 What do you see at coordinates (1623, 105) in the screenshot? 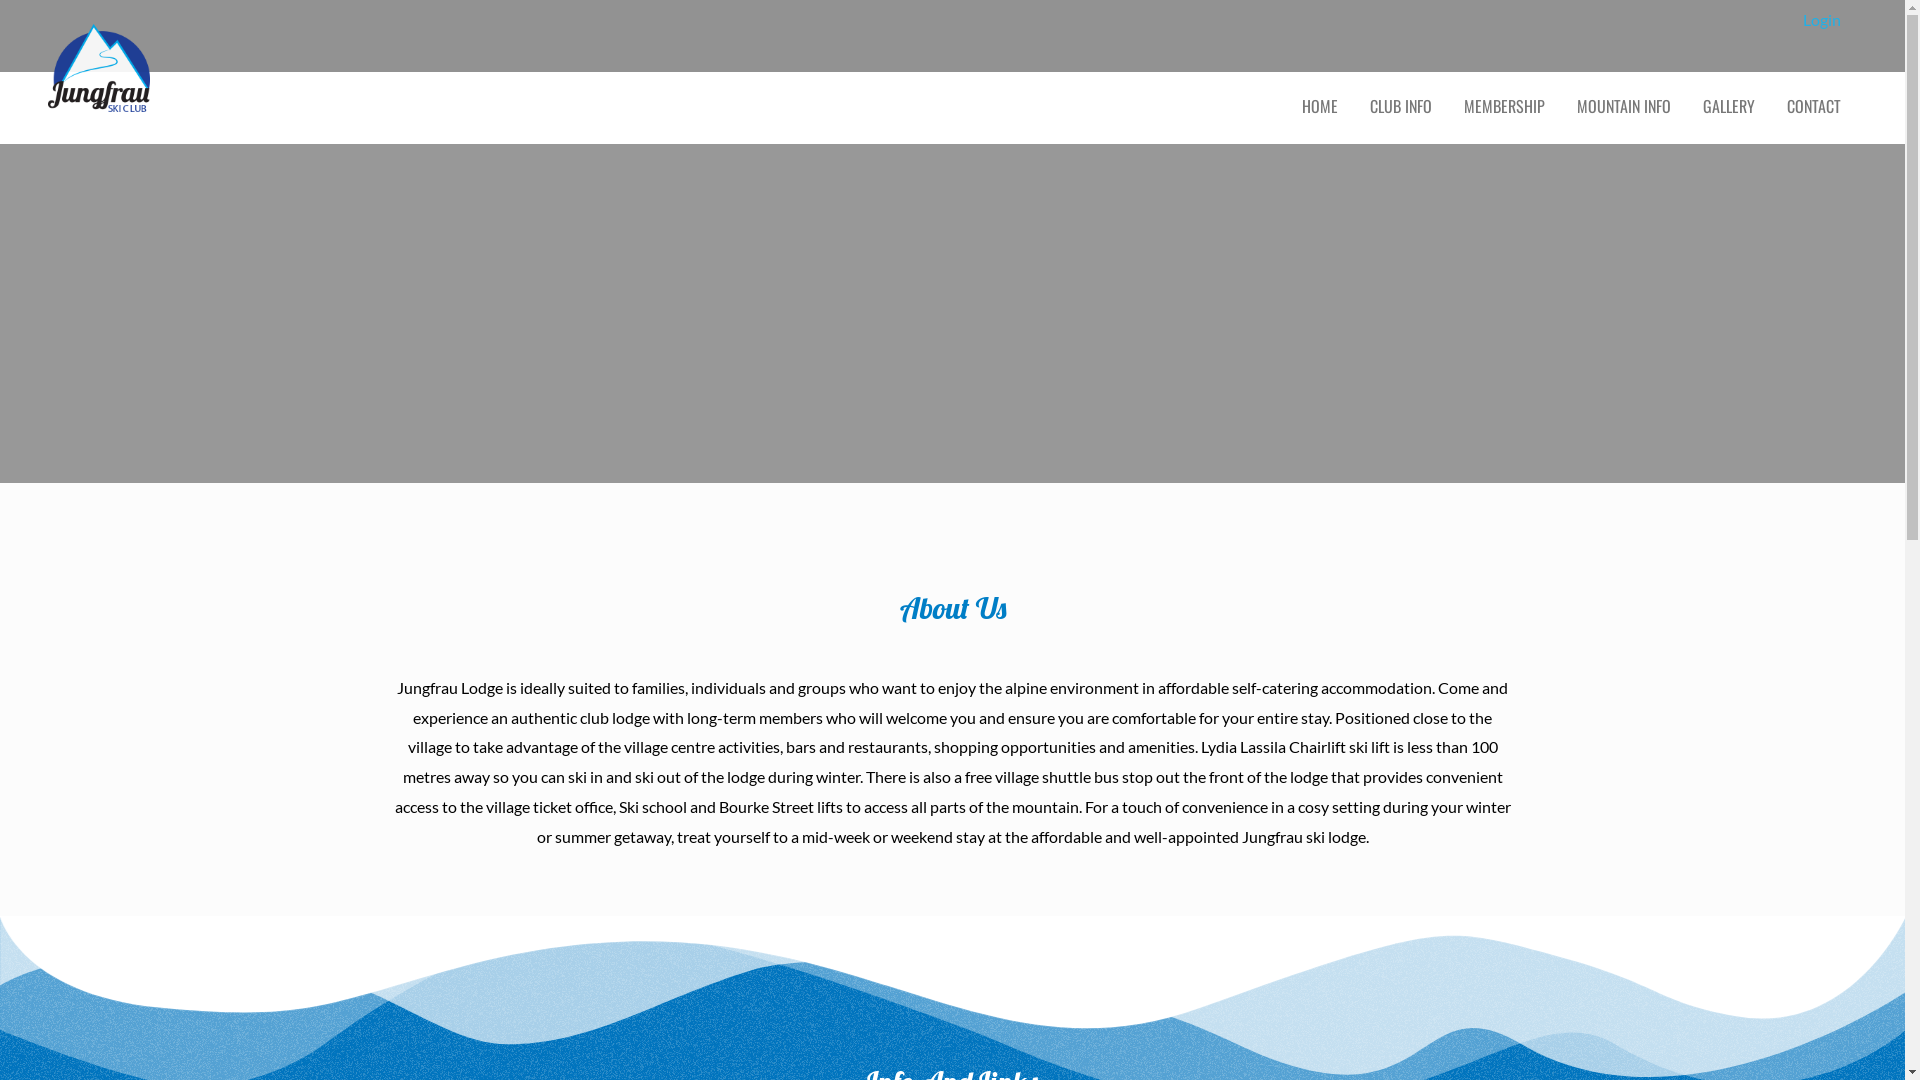
I see `'MOUNTAIN INFO'` at bounding box center [1623, 105].